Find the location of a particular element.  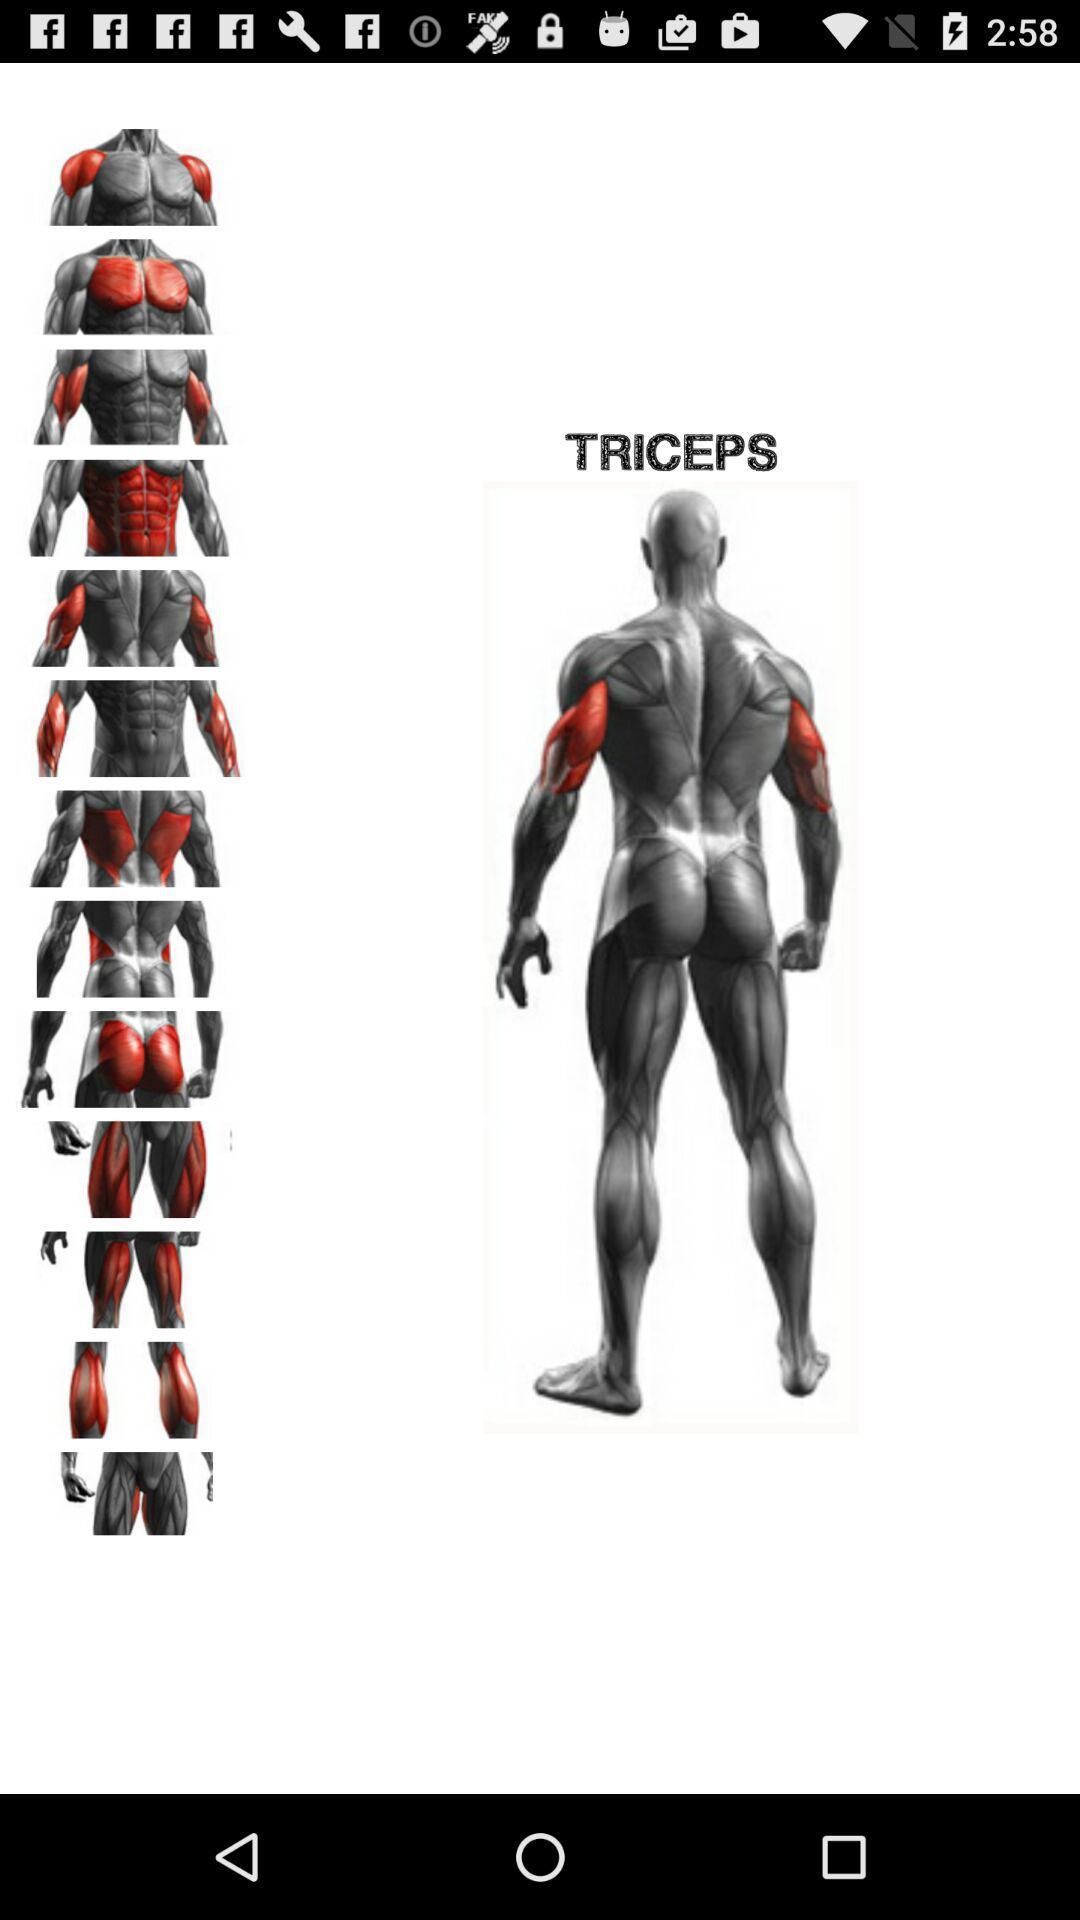

change photo is located at coordinates (131, 391).